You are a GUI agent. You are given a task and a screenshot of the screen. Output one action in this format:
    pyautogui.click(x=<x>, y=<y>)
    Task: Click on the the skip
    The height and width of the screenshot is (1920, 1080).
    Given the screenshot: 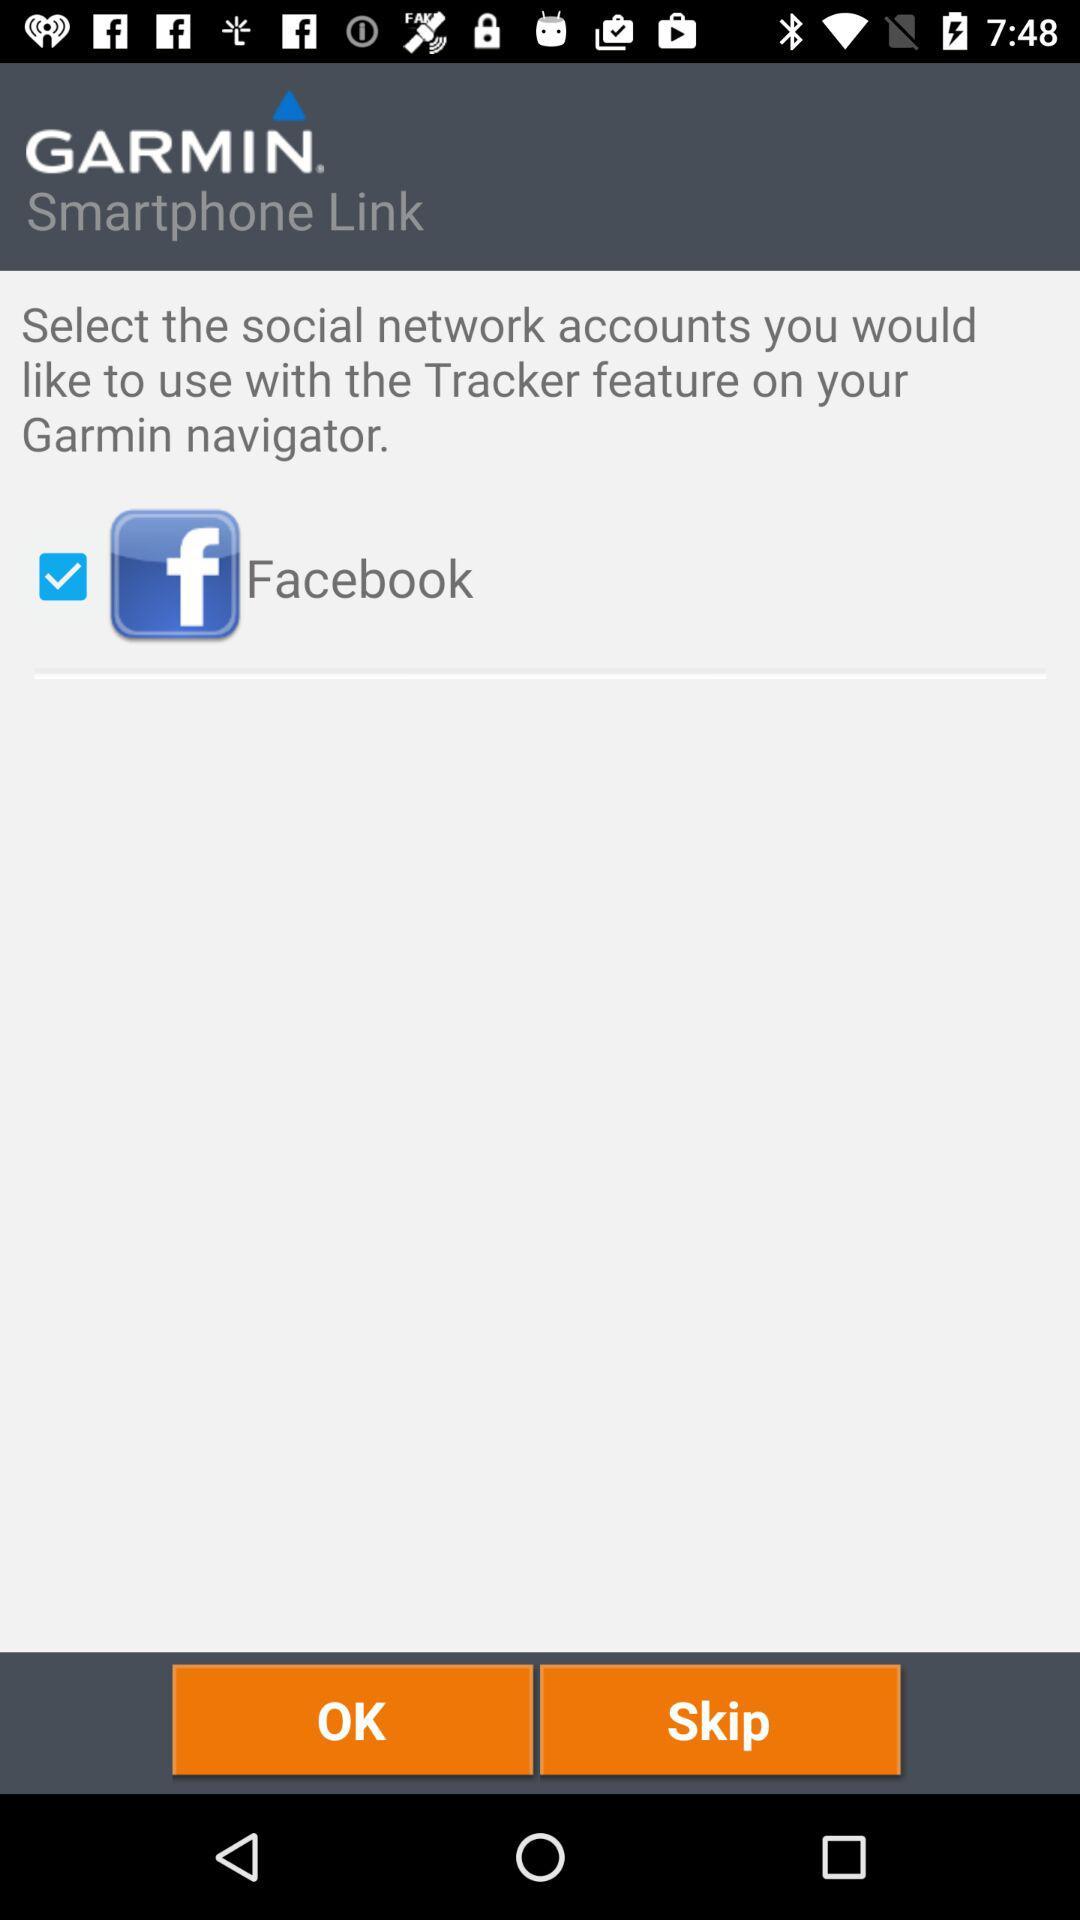 What is the action you would take?
    pyautogui.click(x=723, y=1722)
    